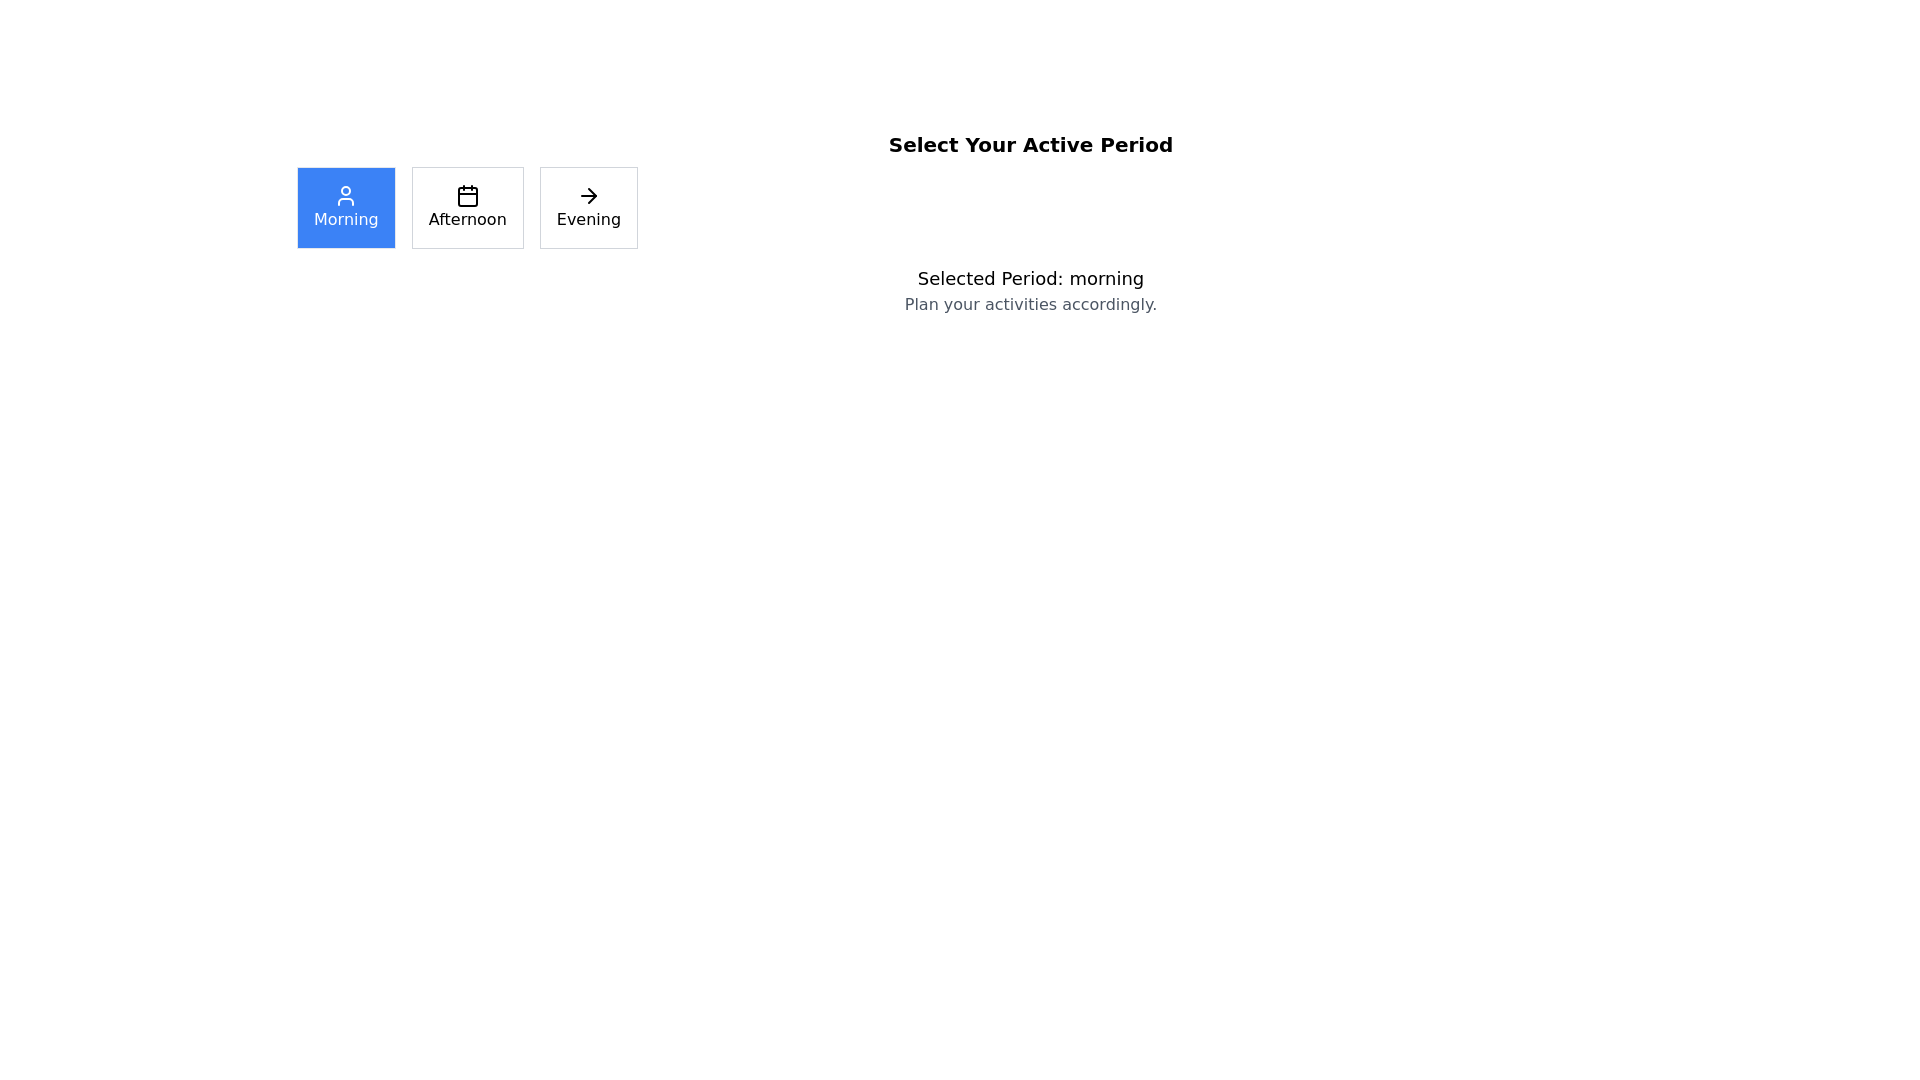 The height and width of the screenshot is (1080, 1920). Describe the element at coordinates (466, 208) in the screenshot. I see `the central button labeled 'Afternoon'` at that location.